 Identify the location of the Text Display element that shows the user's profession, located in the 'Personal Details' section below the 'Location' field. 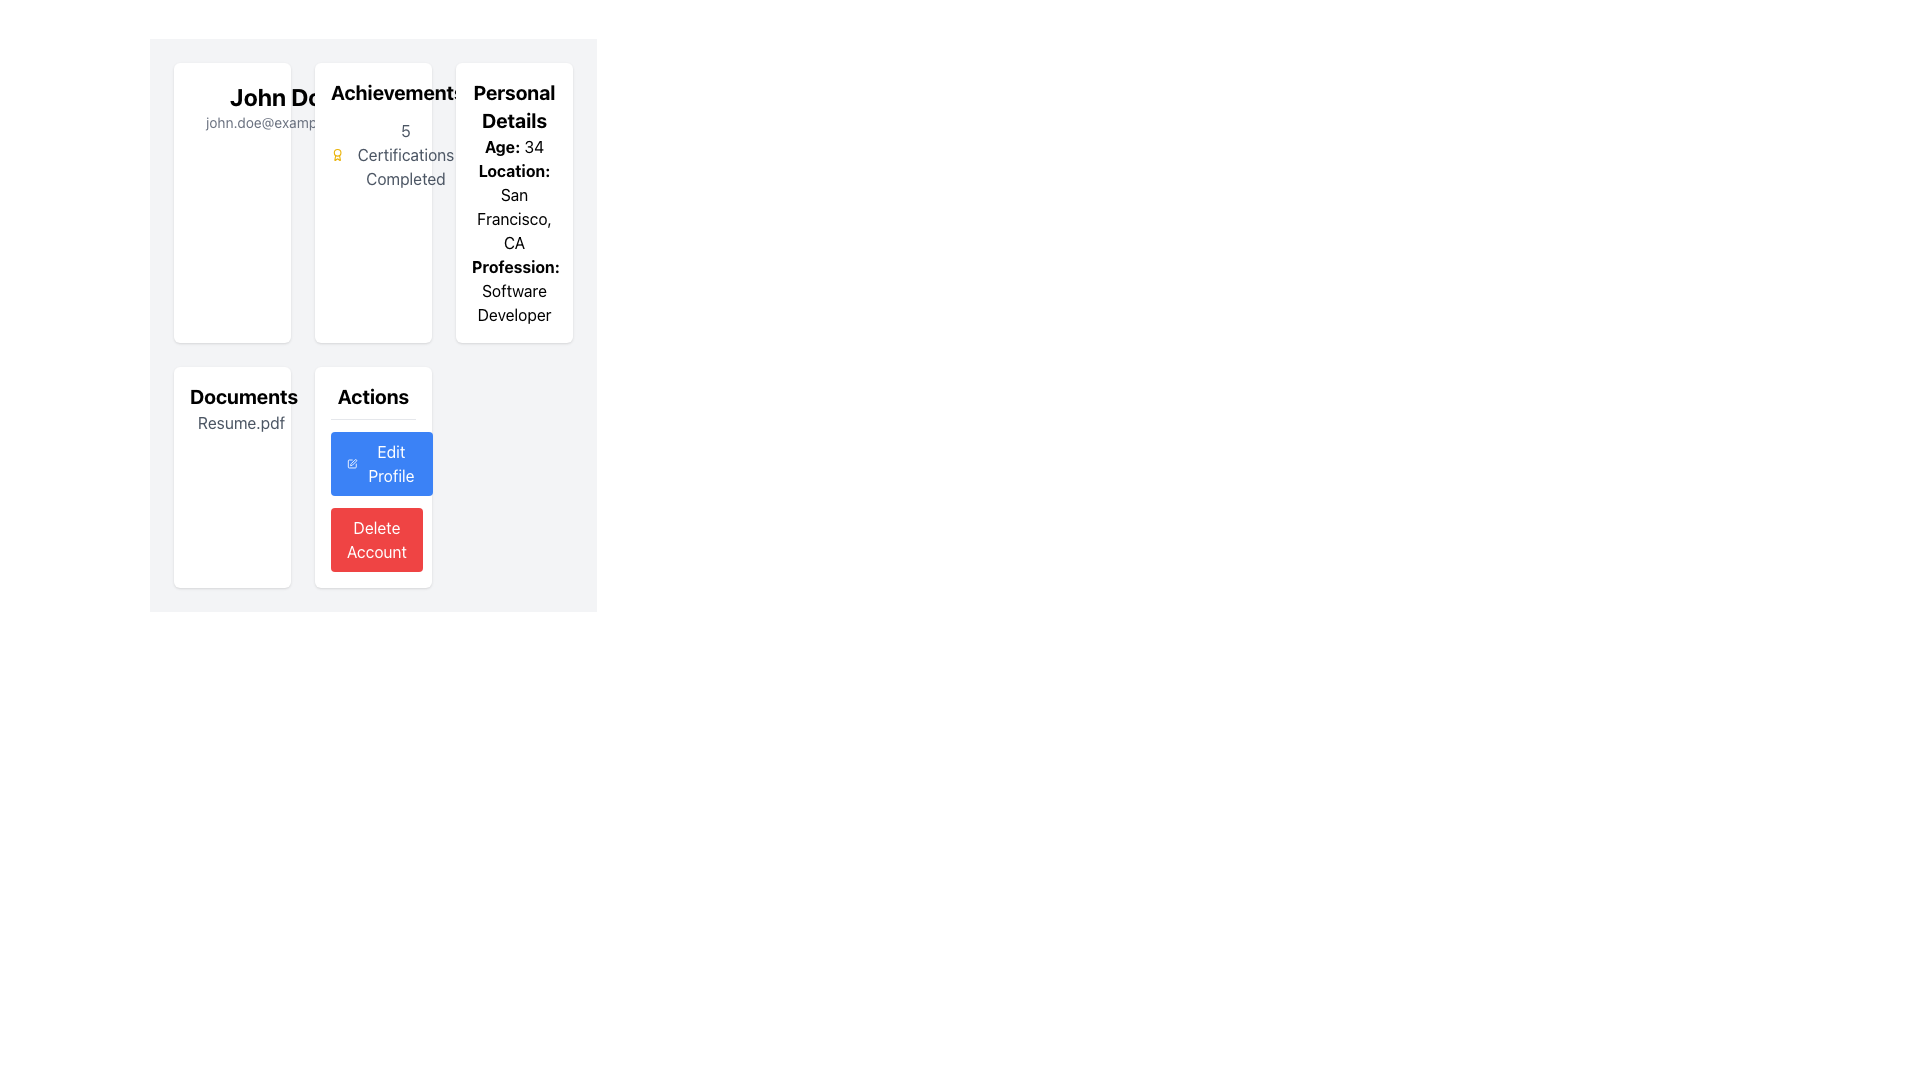
(514, 290).